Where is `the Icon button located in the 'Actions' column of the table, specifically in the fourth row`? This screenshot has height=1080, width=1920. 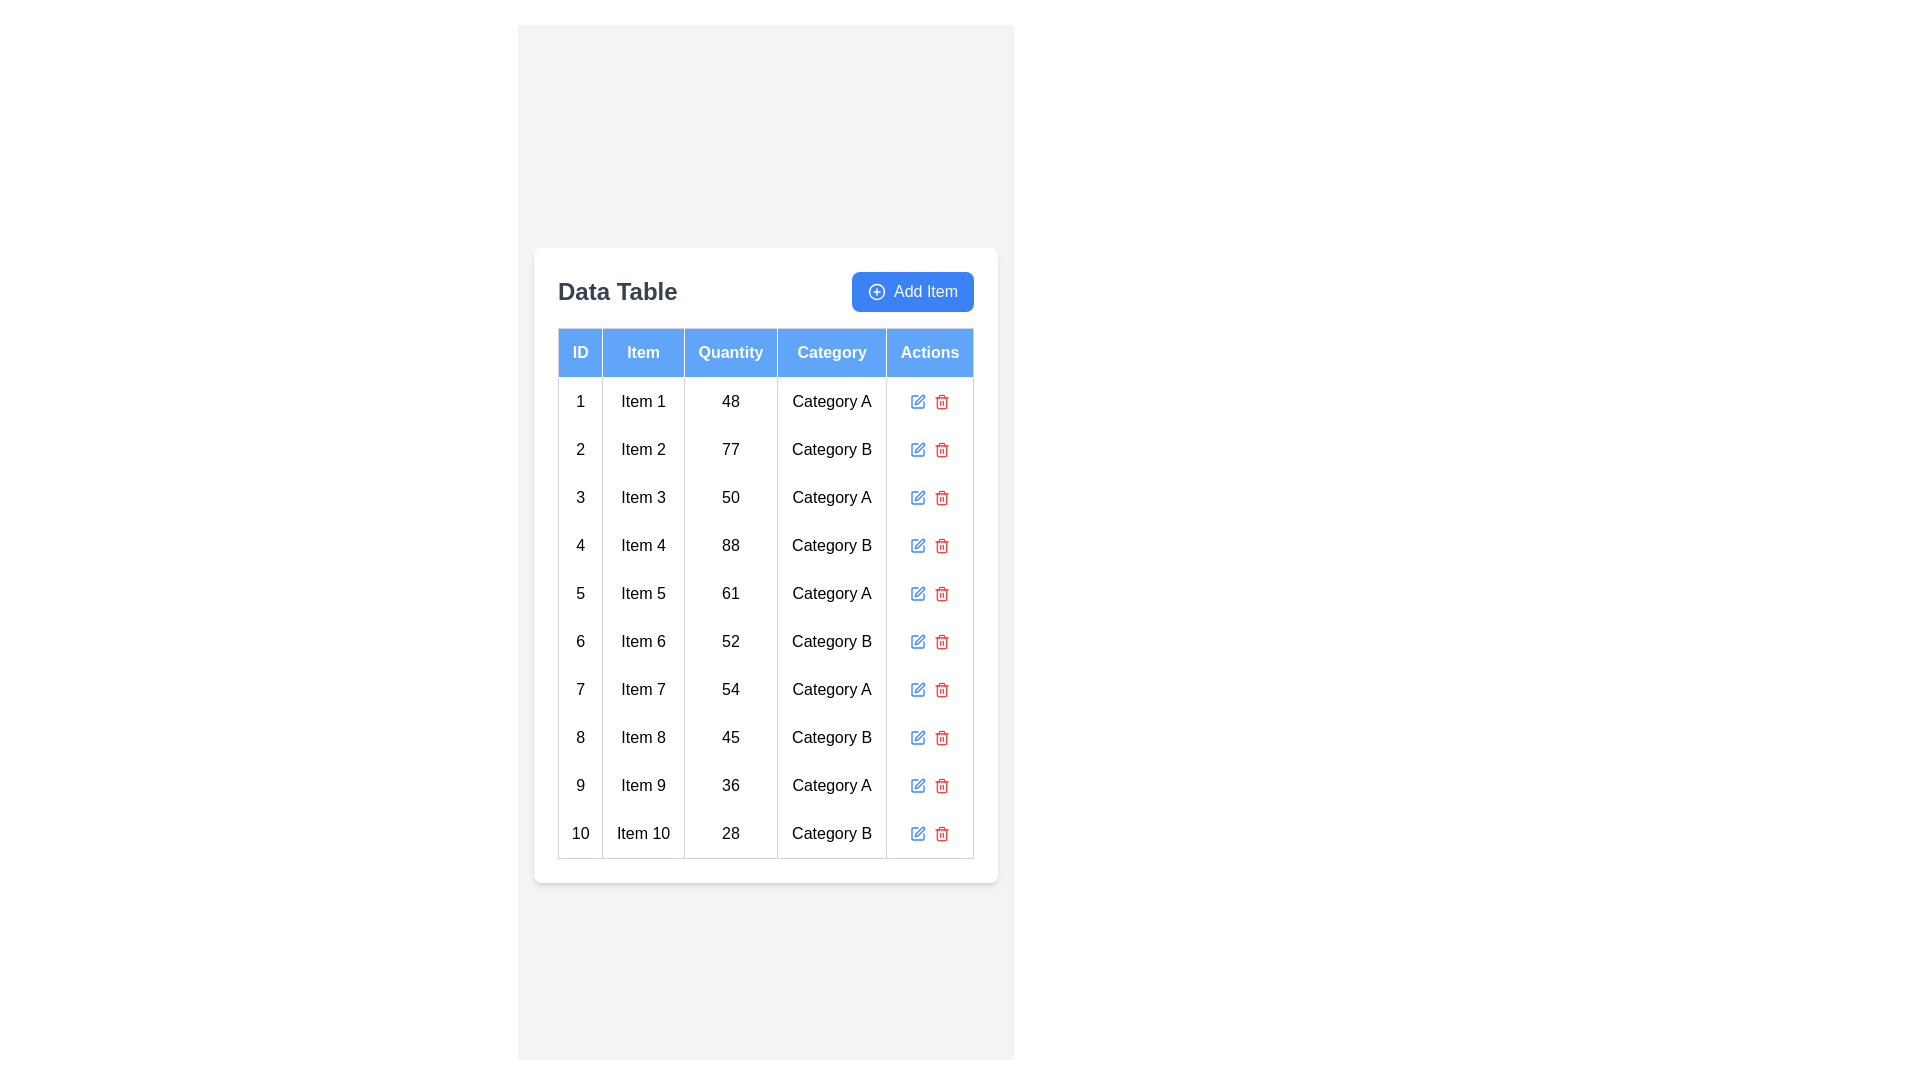 the Icon button located in the 'Actions' column of the table, specifically in the fourth row is located at coordinates (917, 545).